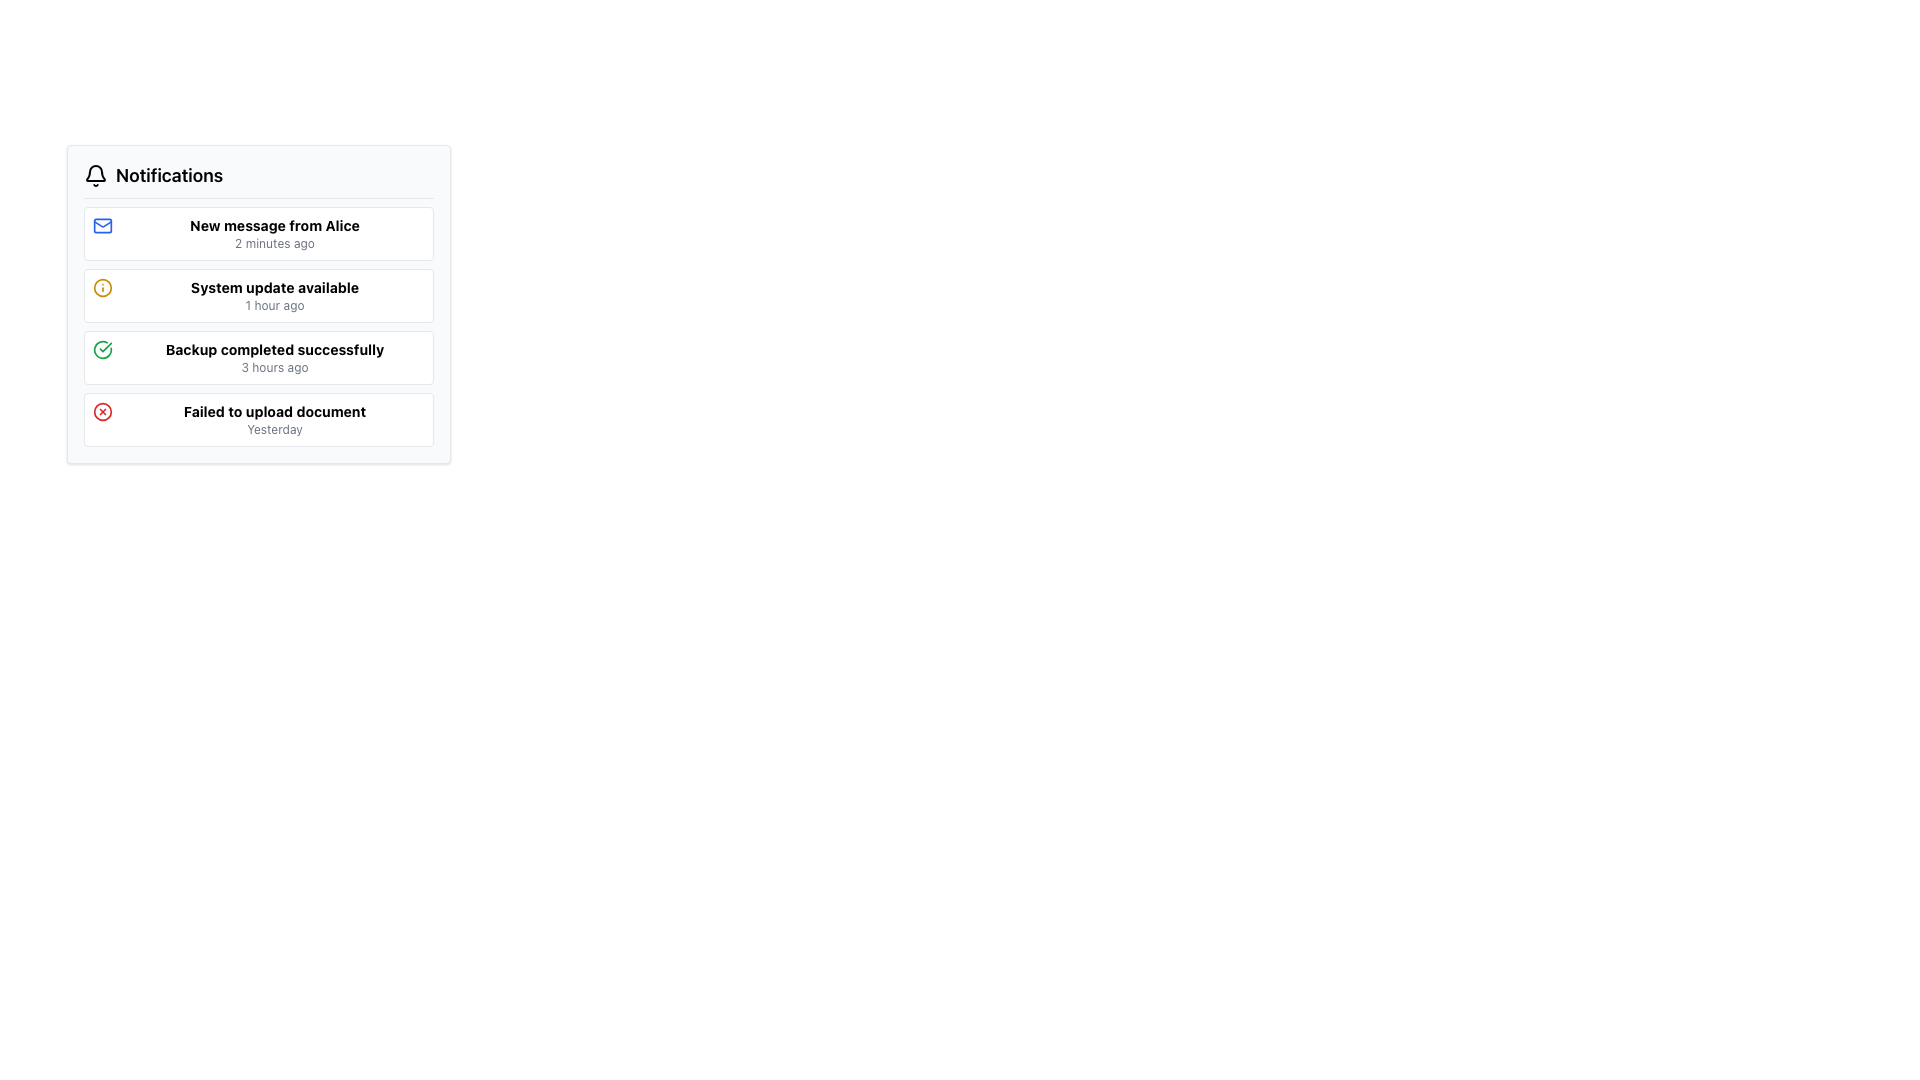 This screenshot has width=1920, height=1080. What do you see at coordinates (273, 411) in the screenshot?
I see `text of the notification label displaying 'Failed to upload document', which is styled in bold and small font within the notification card` at bounding box center [273, 411].